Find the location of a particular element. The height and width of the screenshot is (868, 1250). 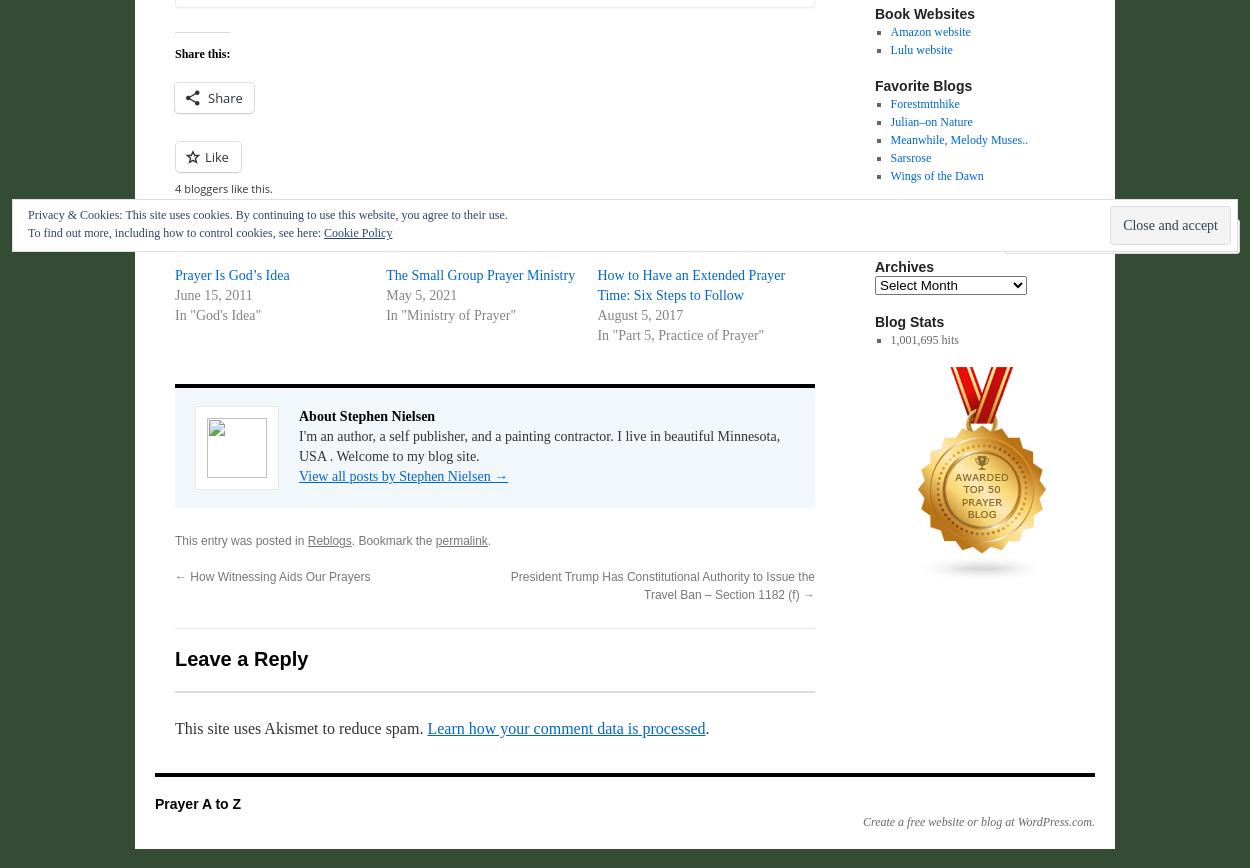

'Reblogs' is located at coordinates (328, 541).